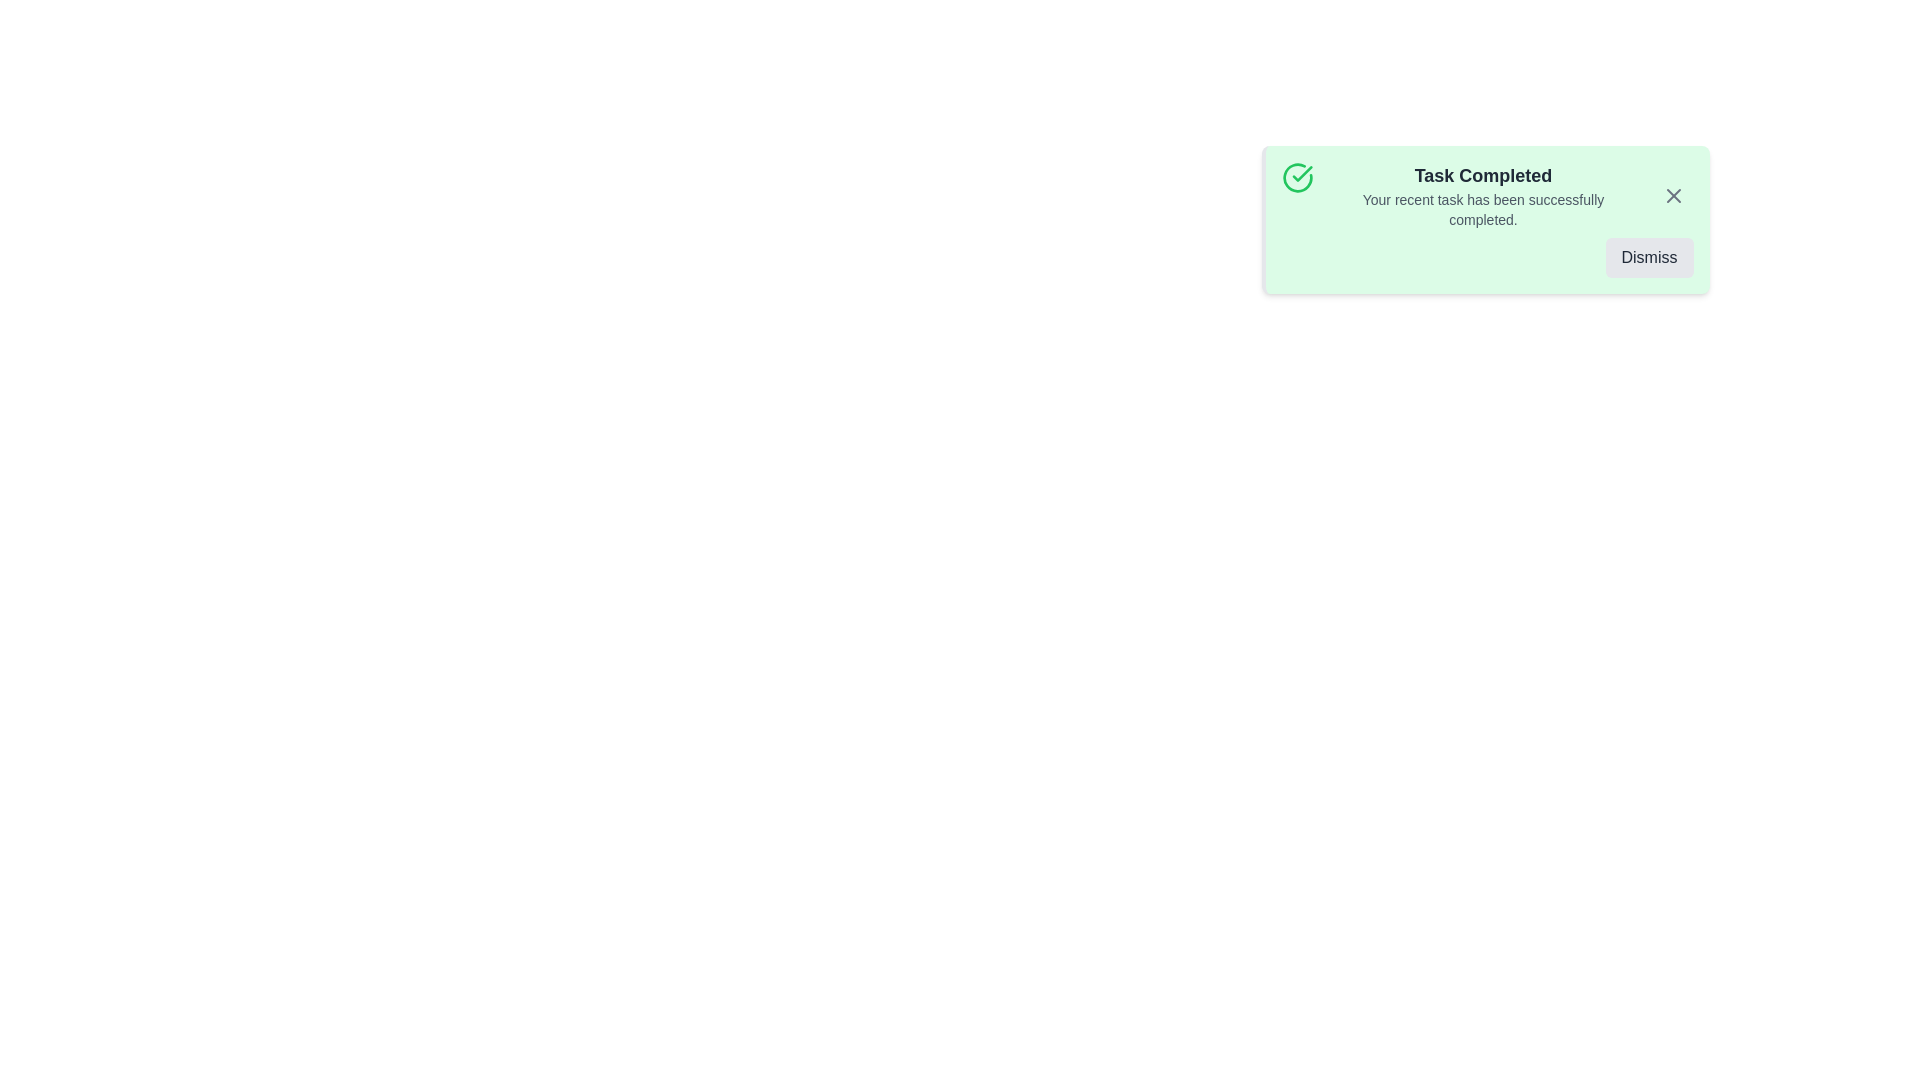 The width and height of the screenshot is (1920, 1080). What do you see at coordinates (1297, 196) in the screenshot?
I see `the success completion icon located at the far left of the notification card, preceding the 'Task Completed' heading` at bounding box center [1297, 196].